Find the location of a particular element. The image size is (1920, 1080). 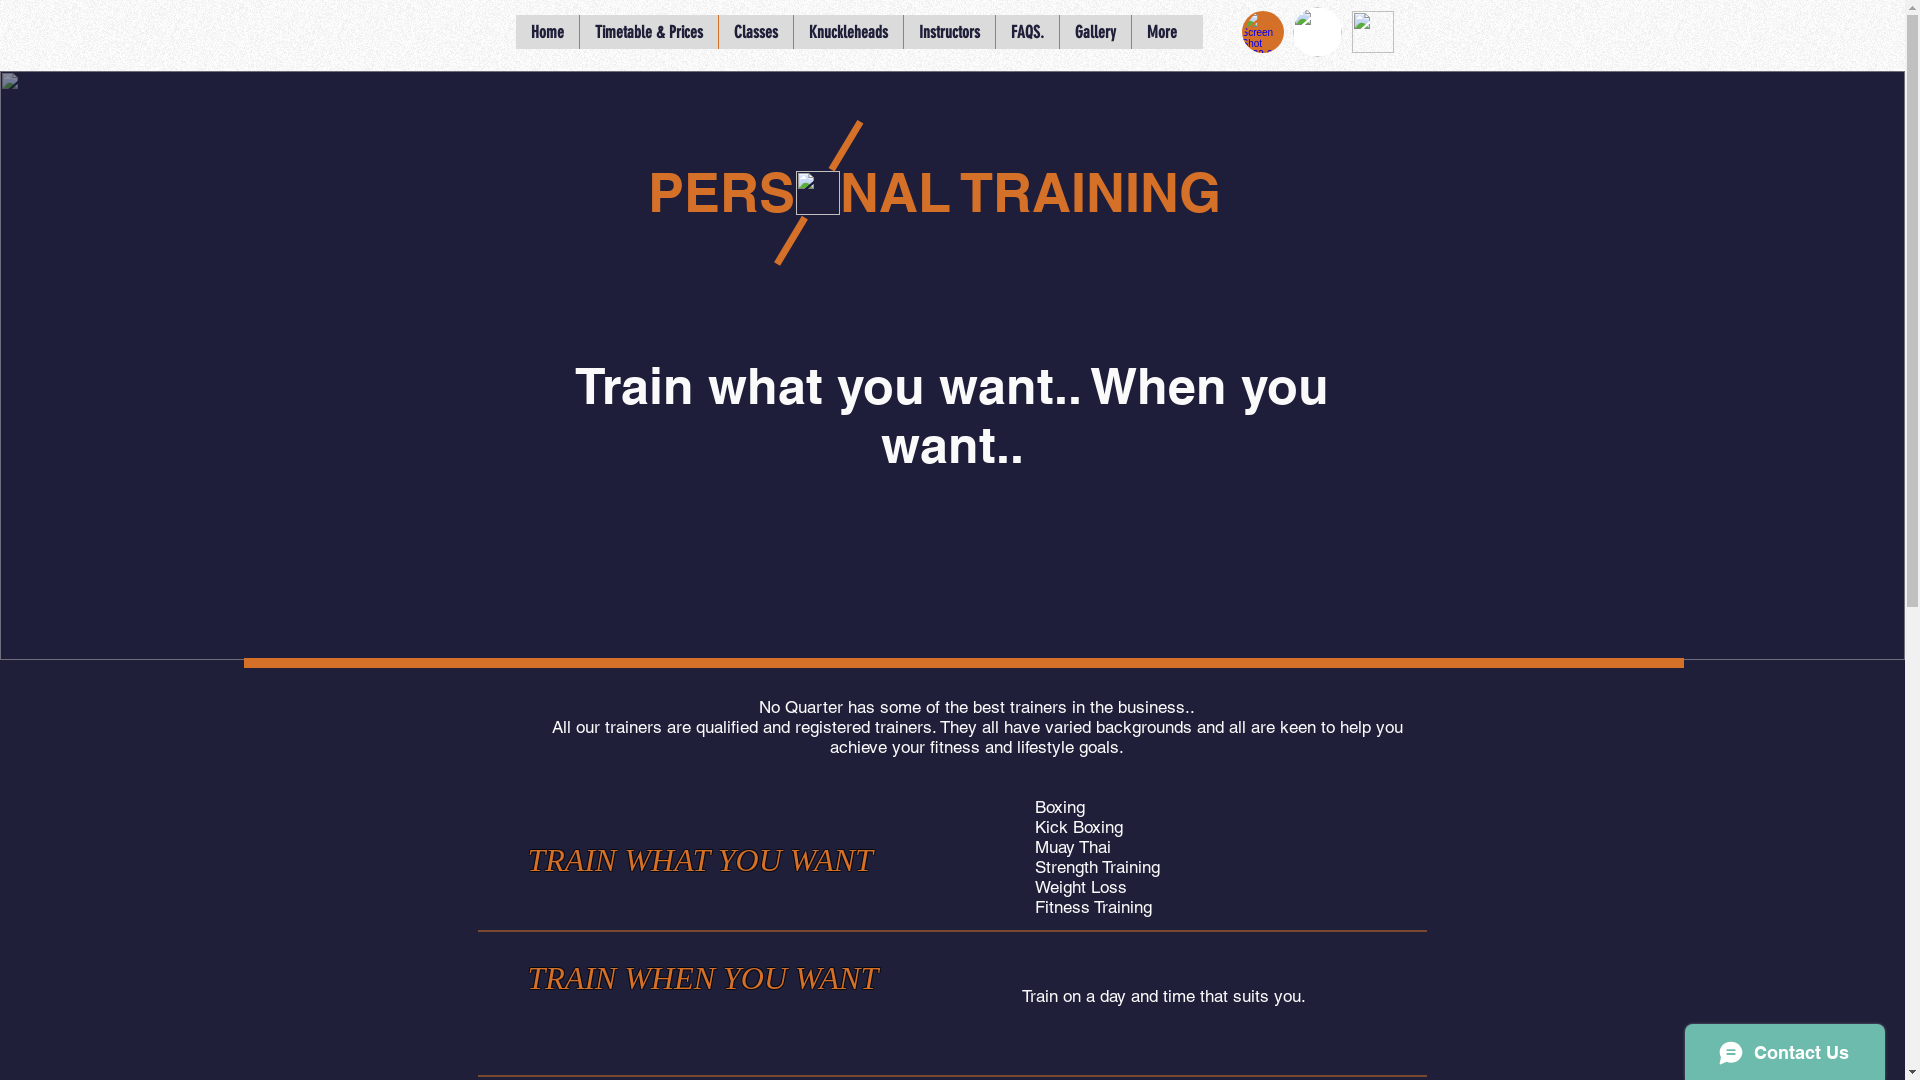

'Instructors' is located at coordinates (947, 31).